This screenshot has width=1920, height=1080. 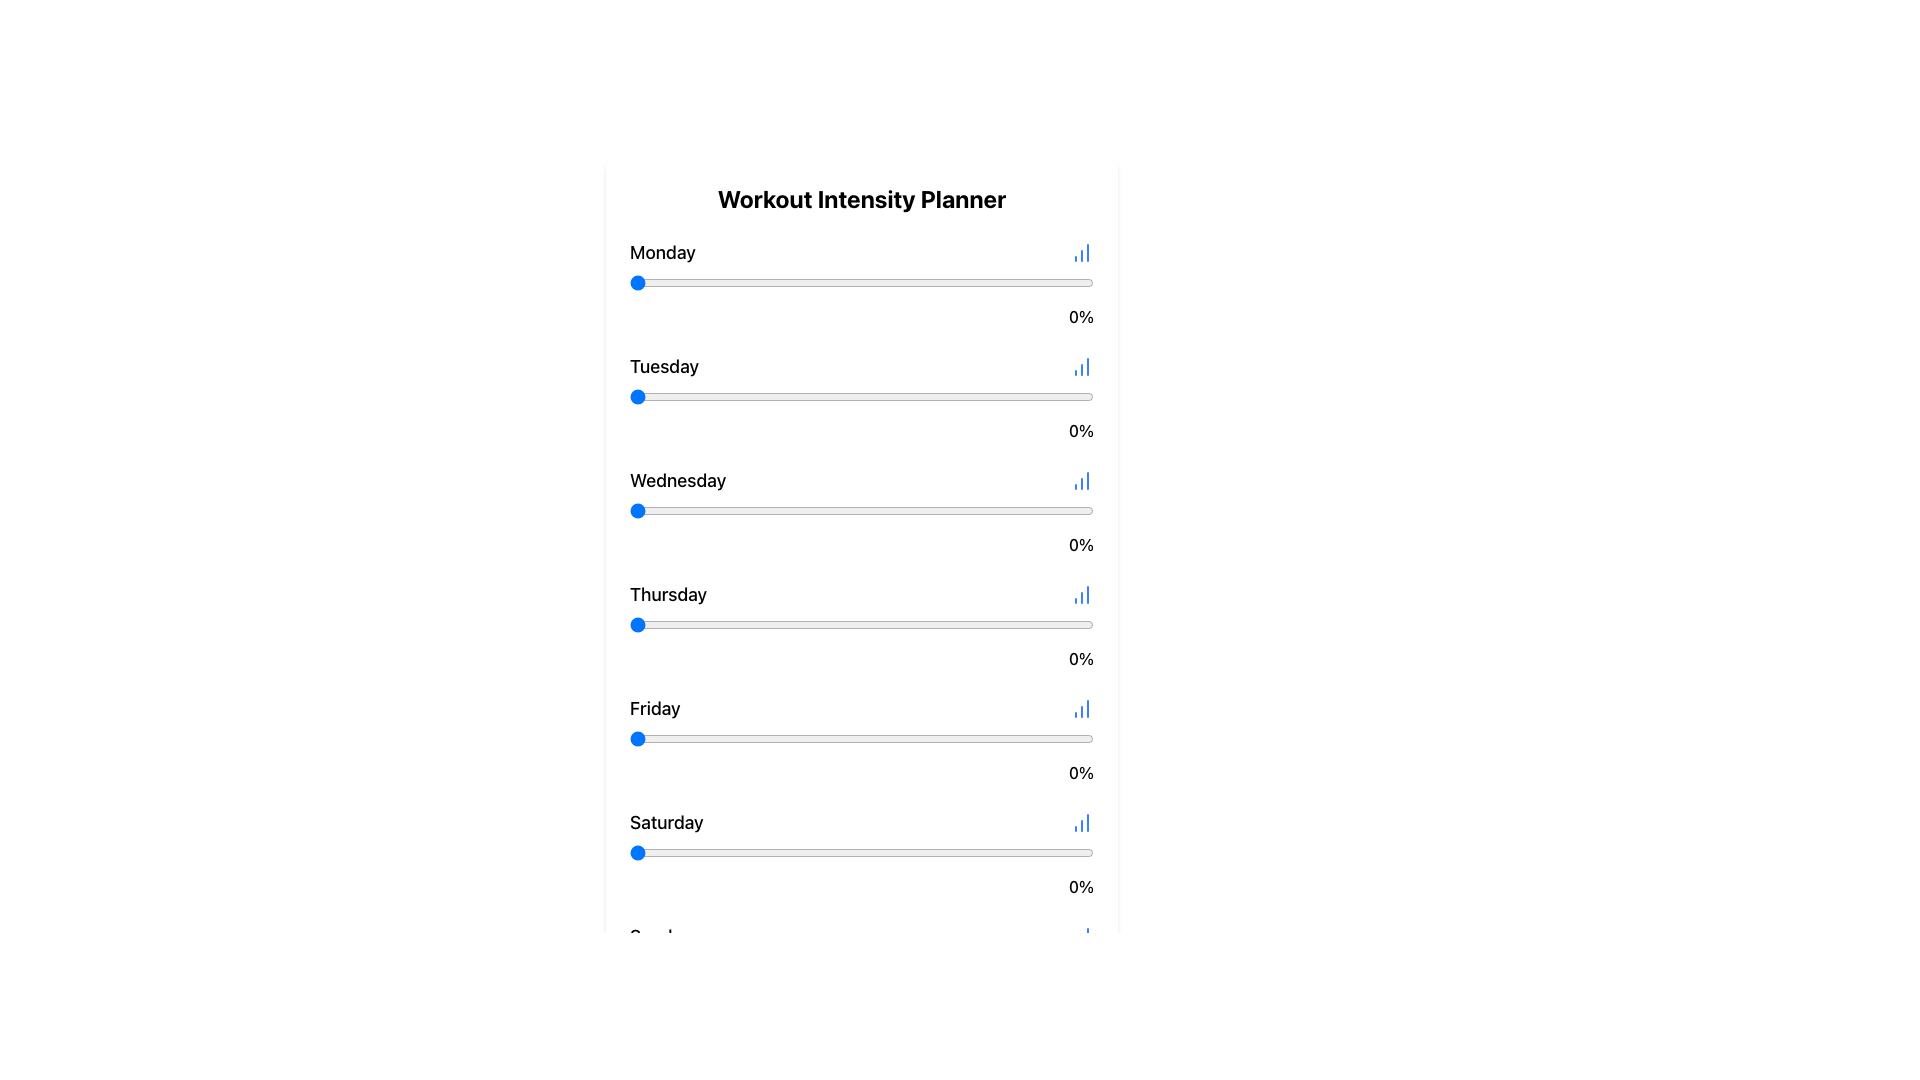 What do you see at coordinates (893, 282) in the screenshot?
I see `Monday's intensity` at bounding box center [893, 282].